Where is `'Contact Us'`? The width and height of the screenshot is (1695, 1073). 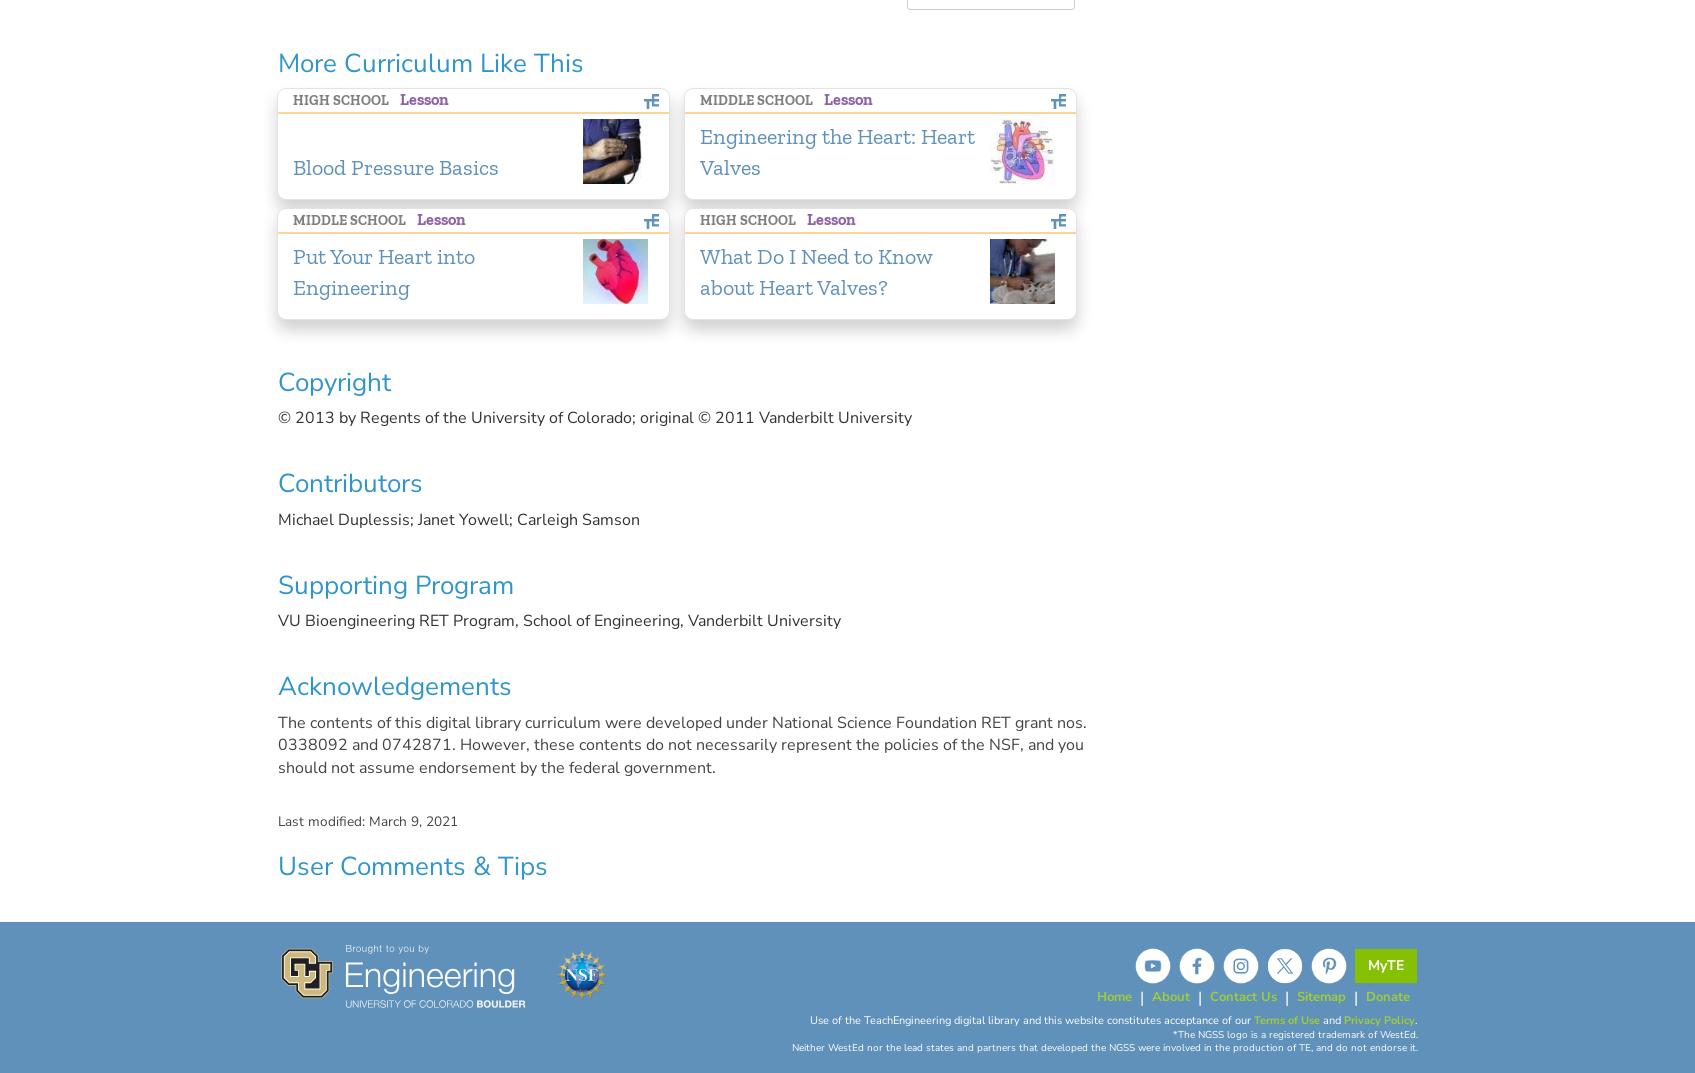 'Contact Us' is located at coordinates (1241, 994).